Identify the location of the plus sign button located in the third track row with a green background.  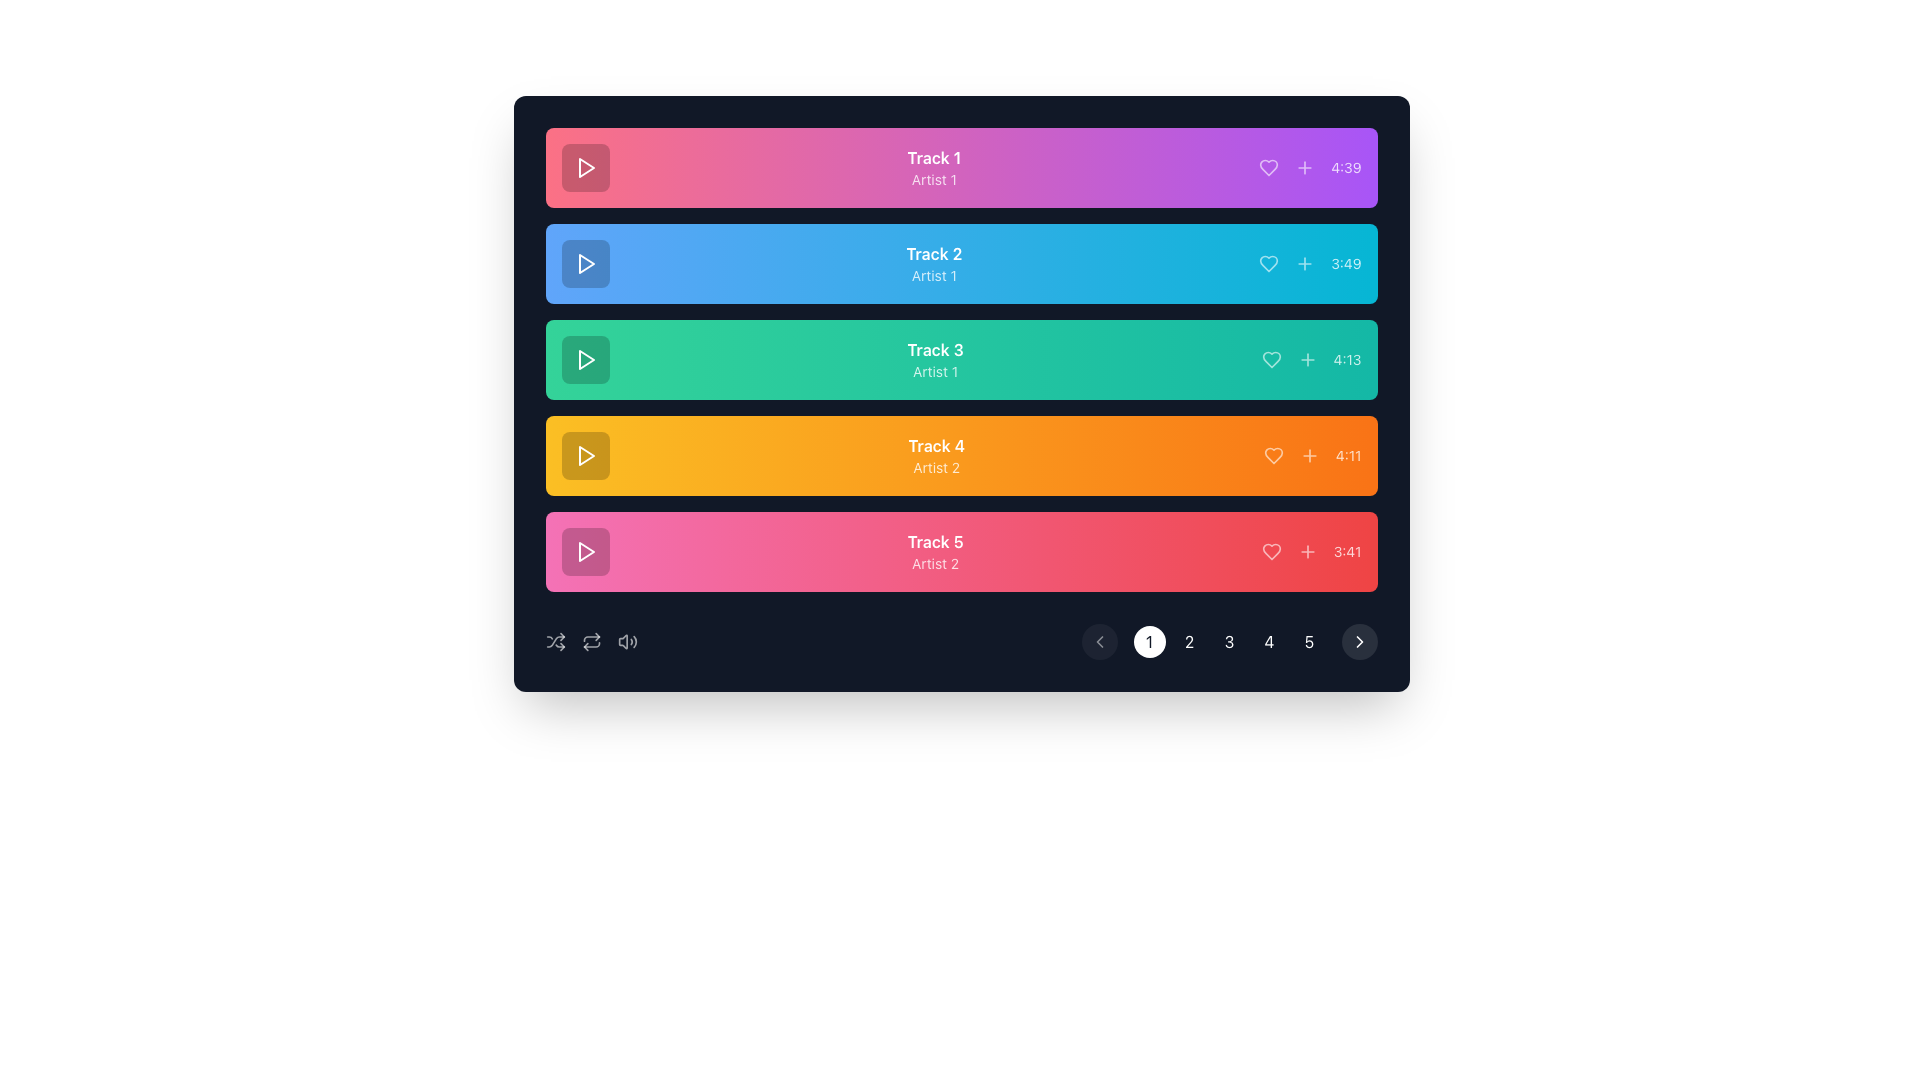
(1306, 358).